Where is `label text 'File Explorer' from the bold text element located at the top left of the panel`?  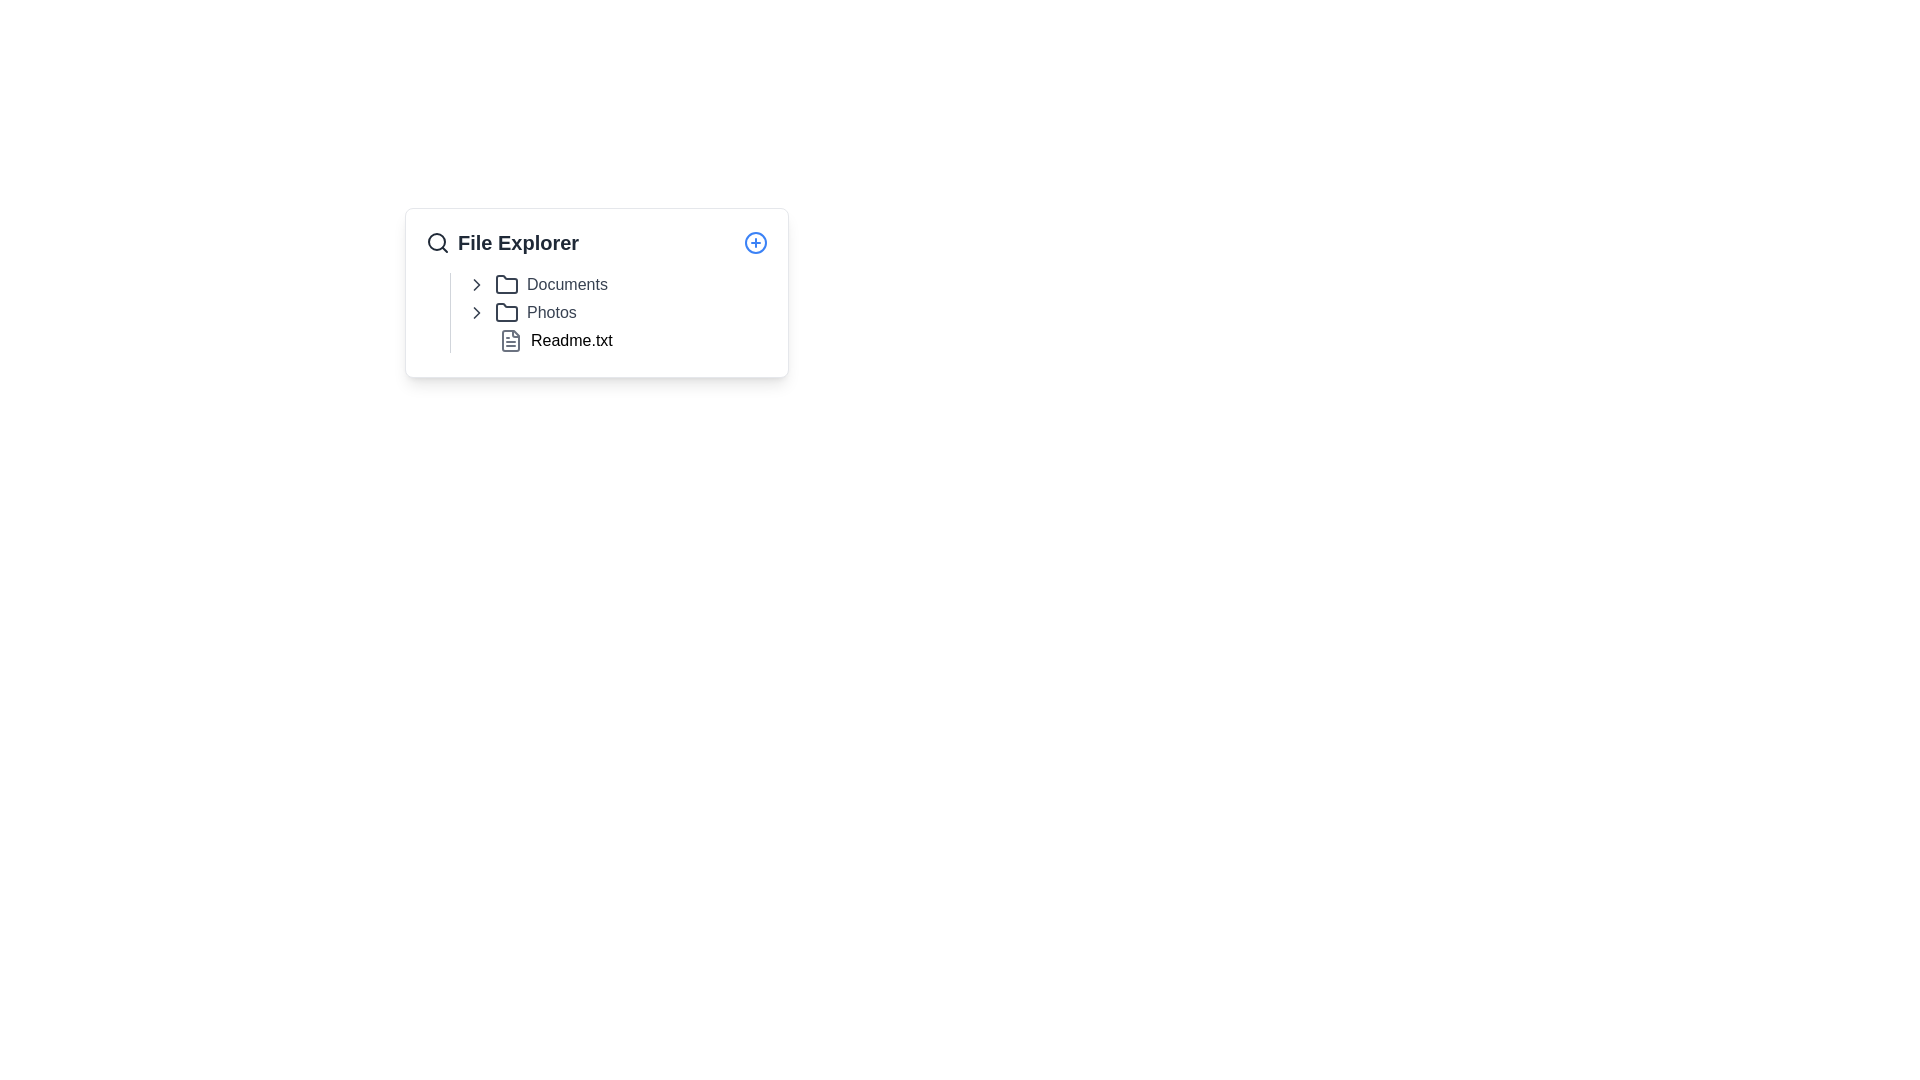
label text 'File Explorer' from the bold text element located at the top left of the panel is located at coordinates (518, 242).